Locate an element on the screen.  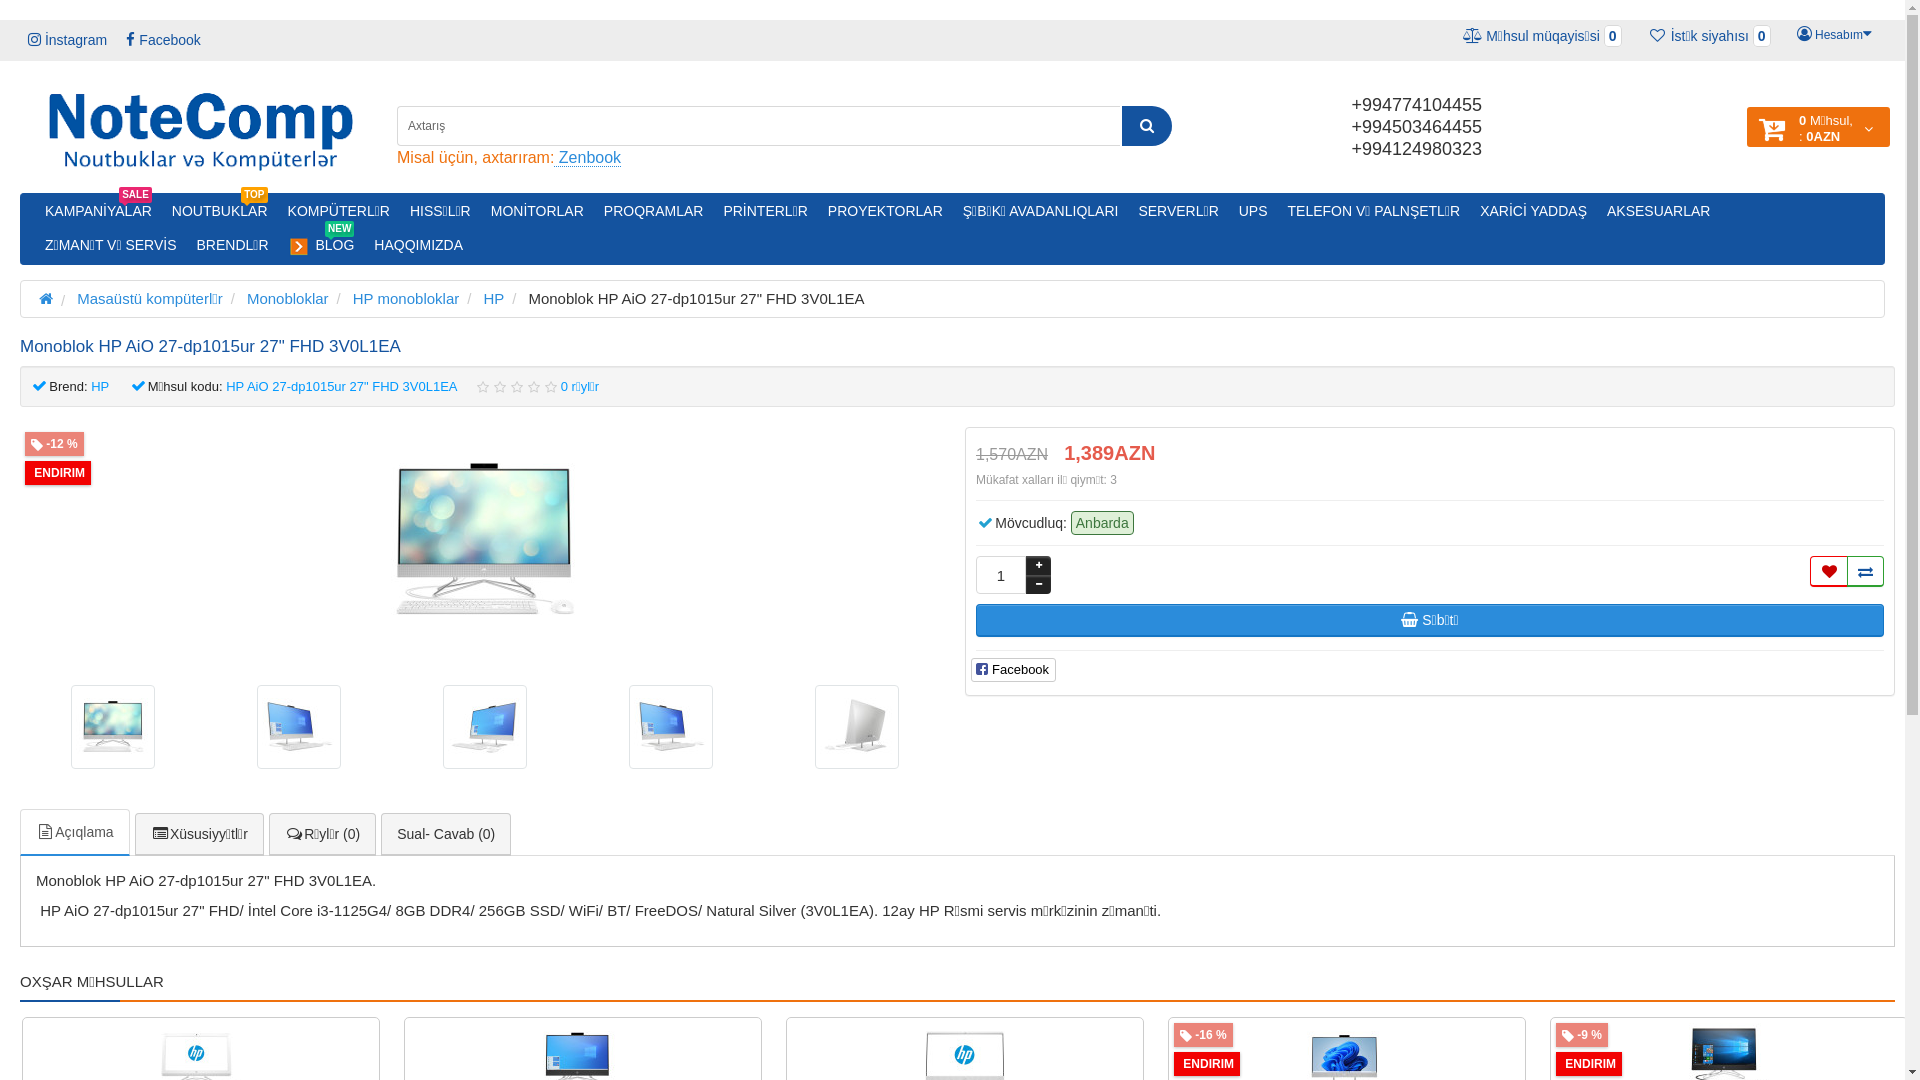
'HAQQIMIZDA' is located at coordinates (417, 244).